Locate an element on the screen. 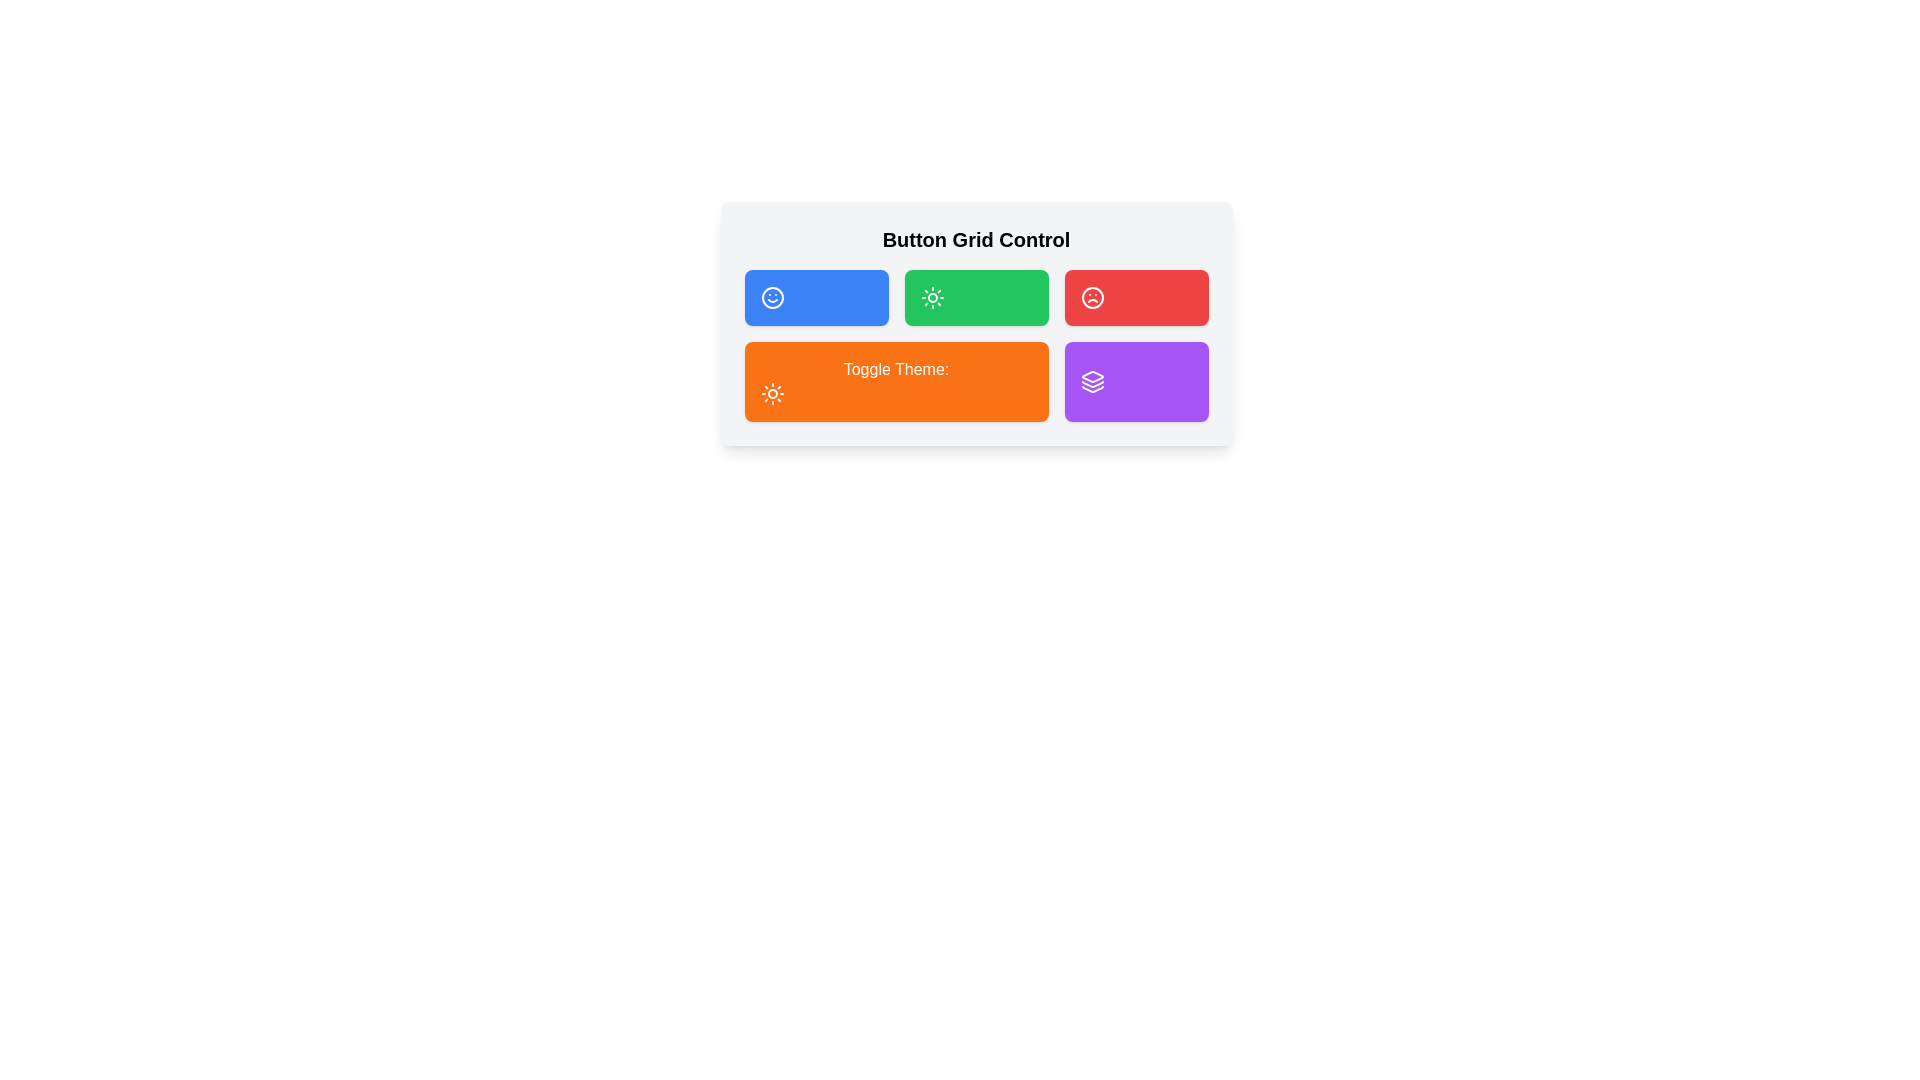  the purple button located at the bottom-right of the interactive button grid, which contains an SVG icon resembling stacked layers is located at coordinates (1091, 381).